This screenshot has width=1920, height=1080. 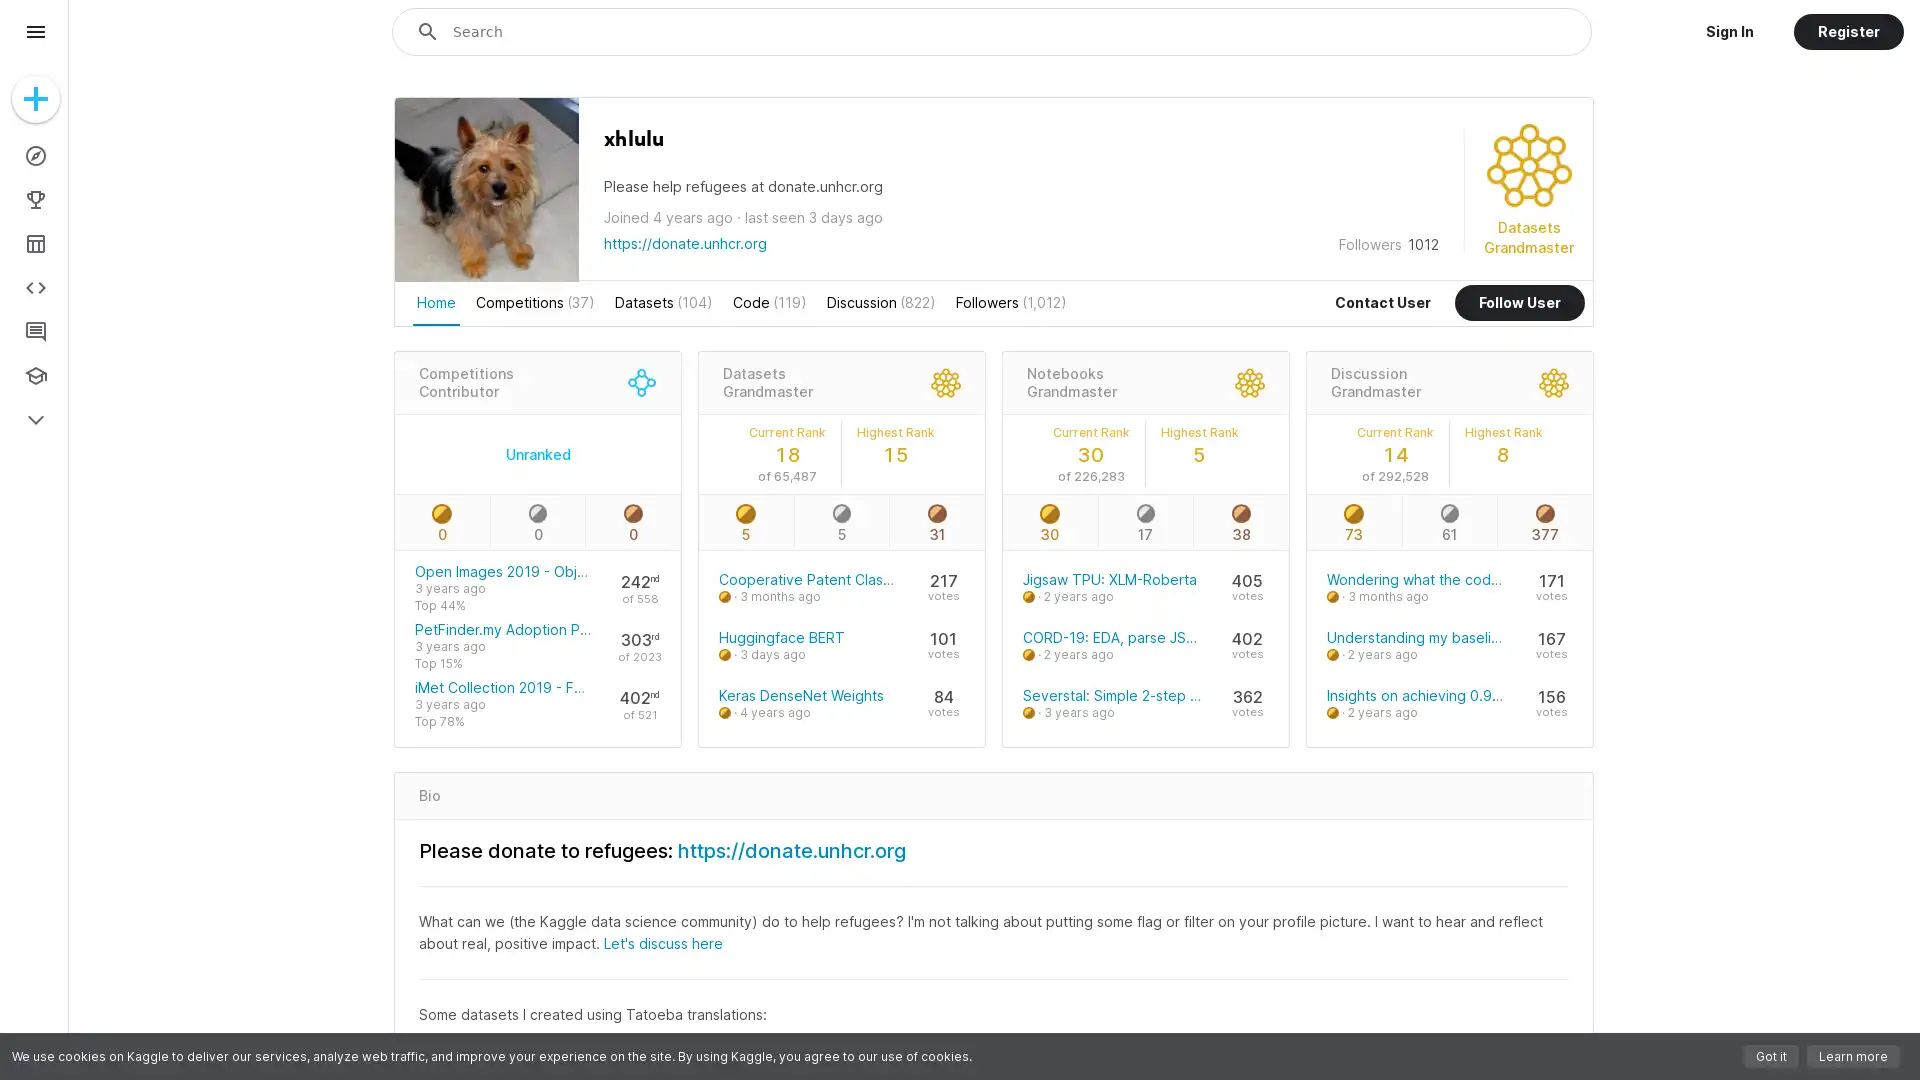 What do you see at coordinates (766, 382) in the screenshot?
I see `Datasets Grandmaster` at bounding box center [766, 382].